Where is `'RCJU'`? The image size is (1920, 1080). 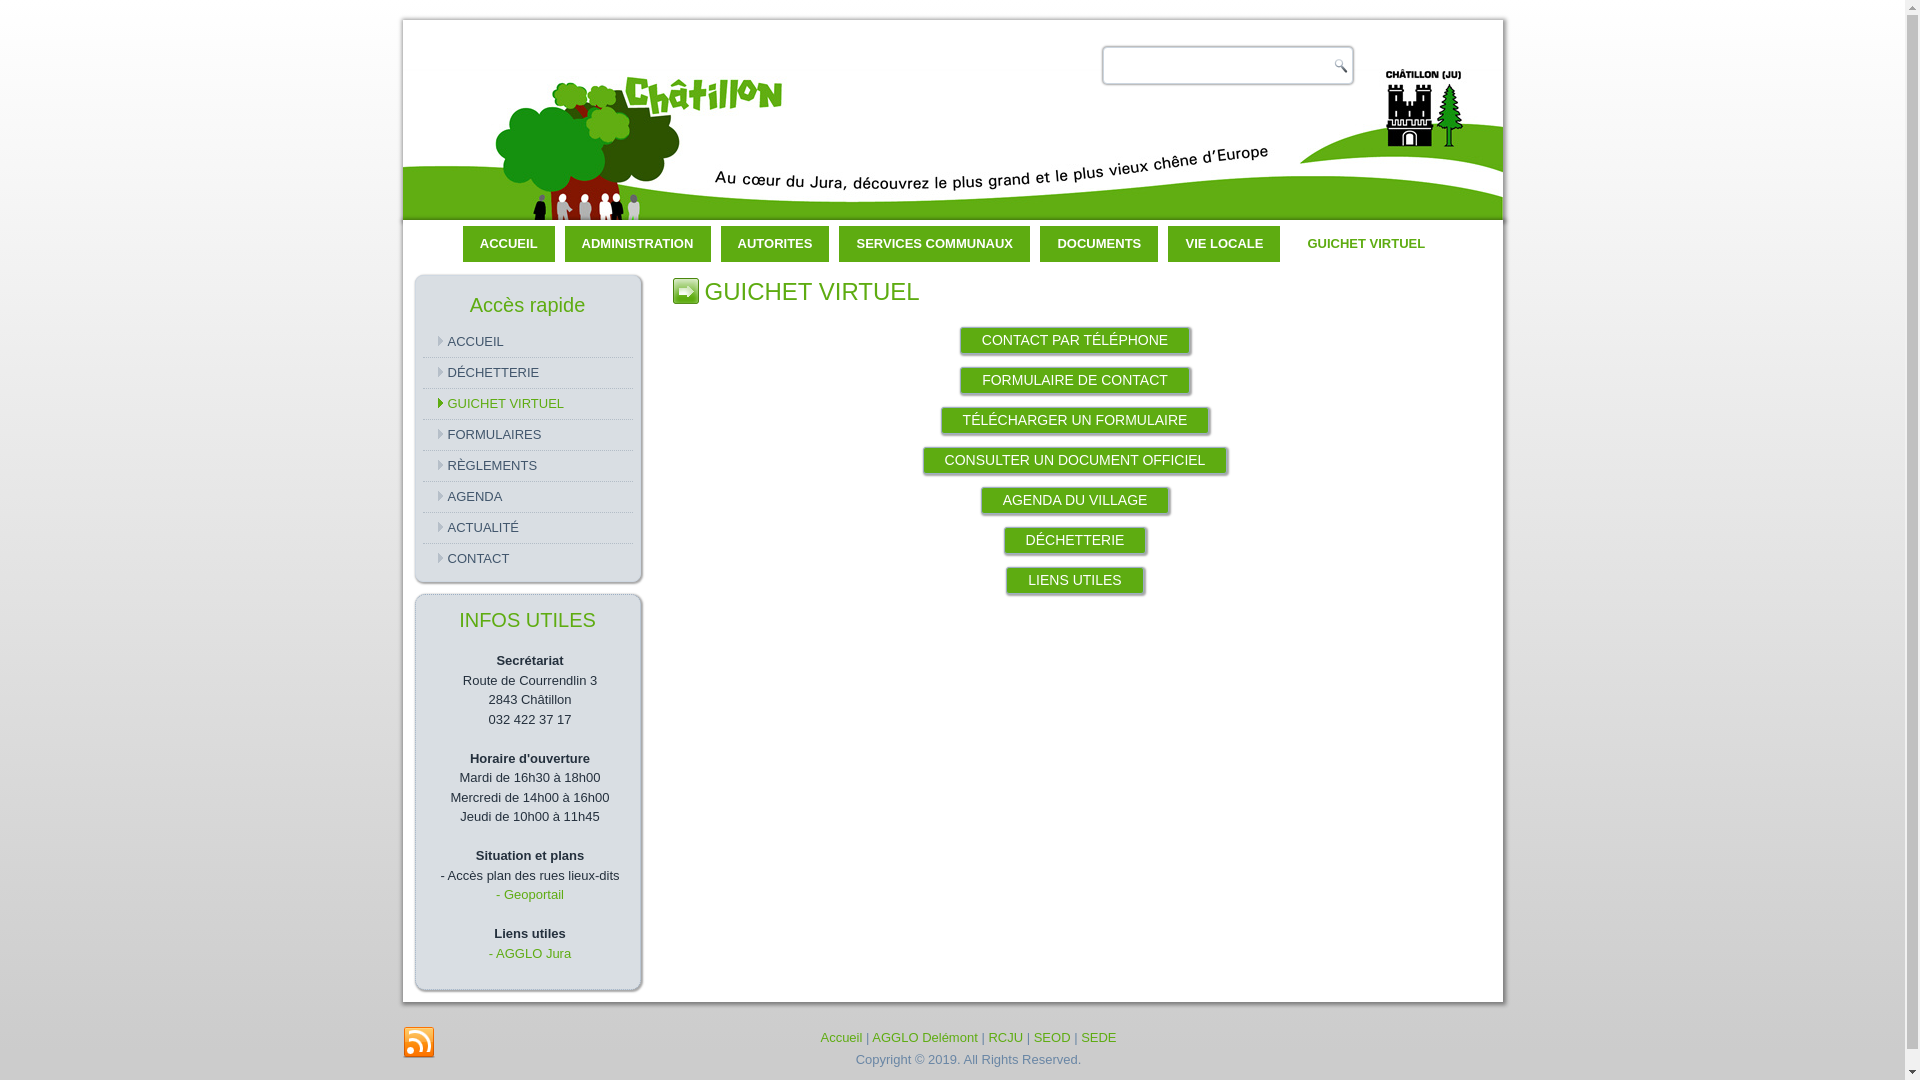
'RCJU' is located at coordinates (1005, 1036).